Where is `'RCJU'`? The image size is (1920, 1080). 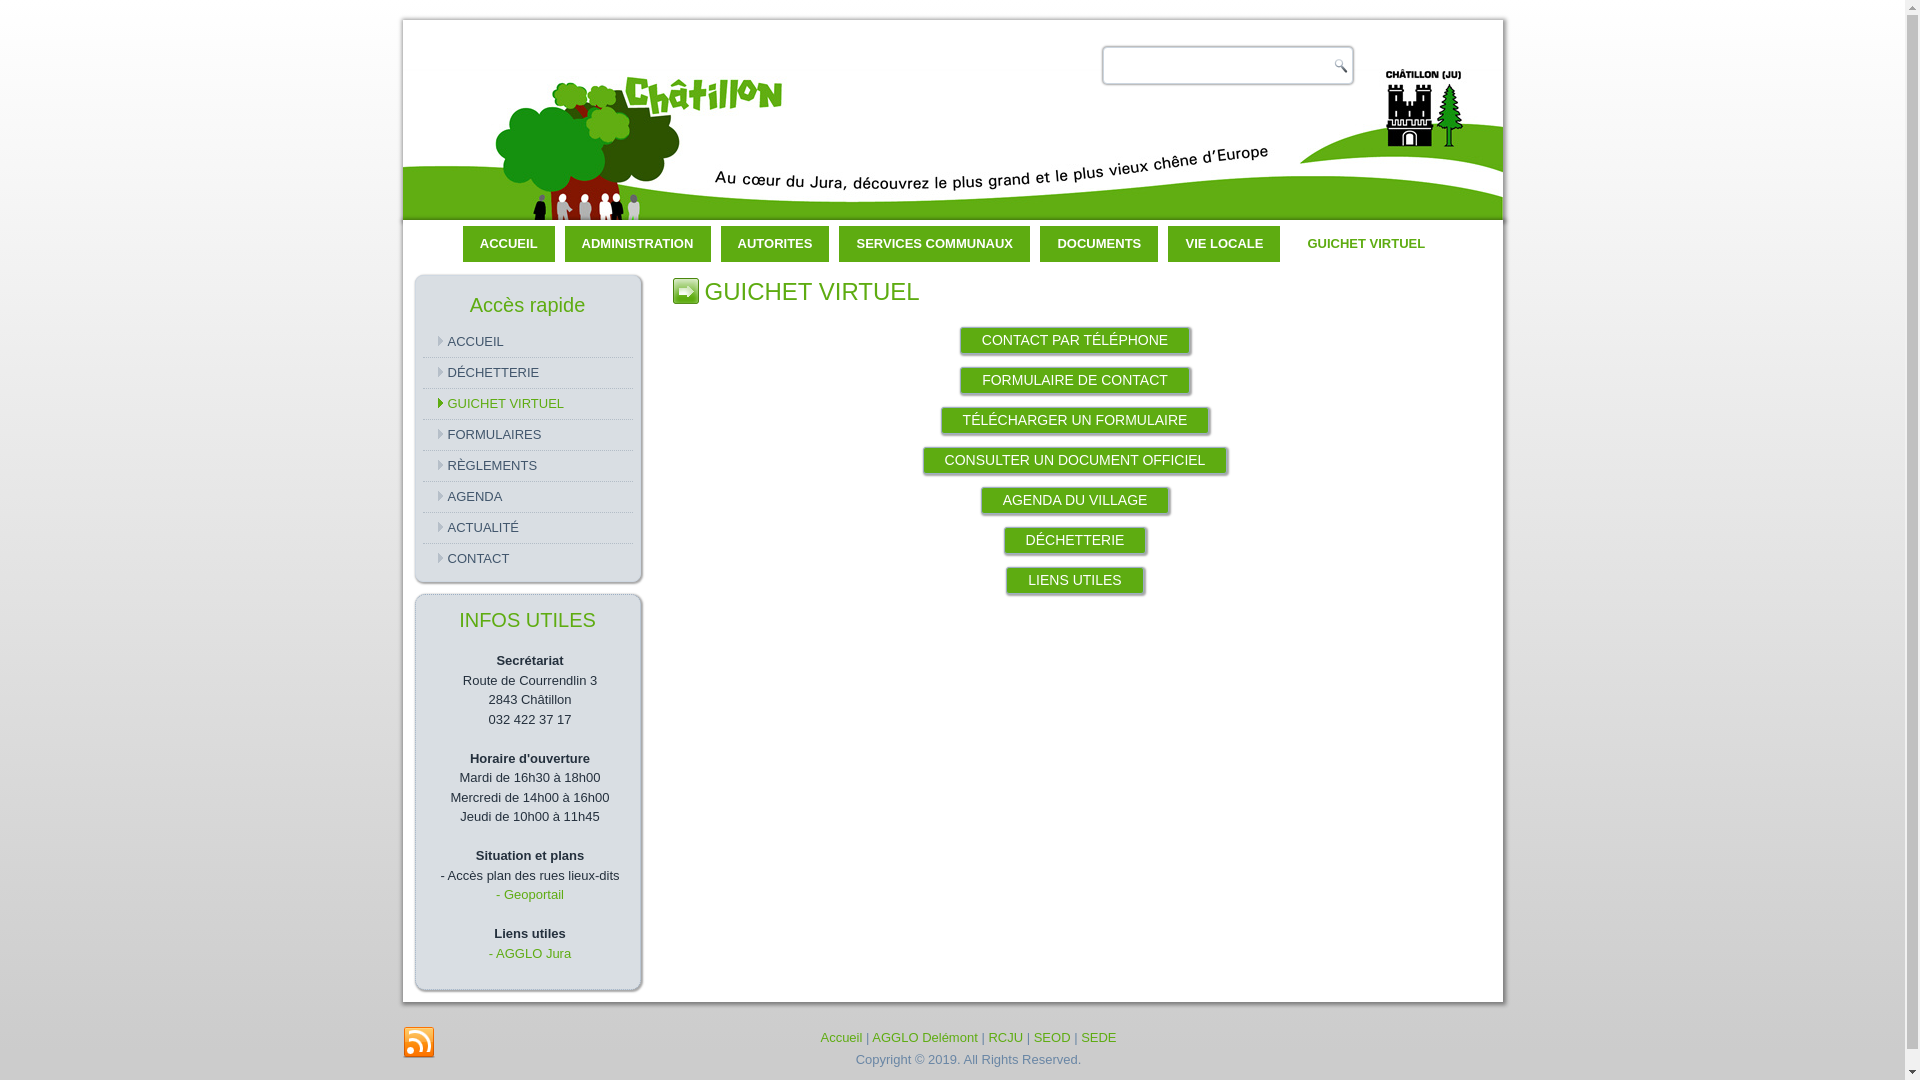
'RCJU' is located at coordinates (1005, 1036).